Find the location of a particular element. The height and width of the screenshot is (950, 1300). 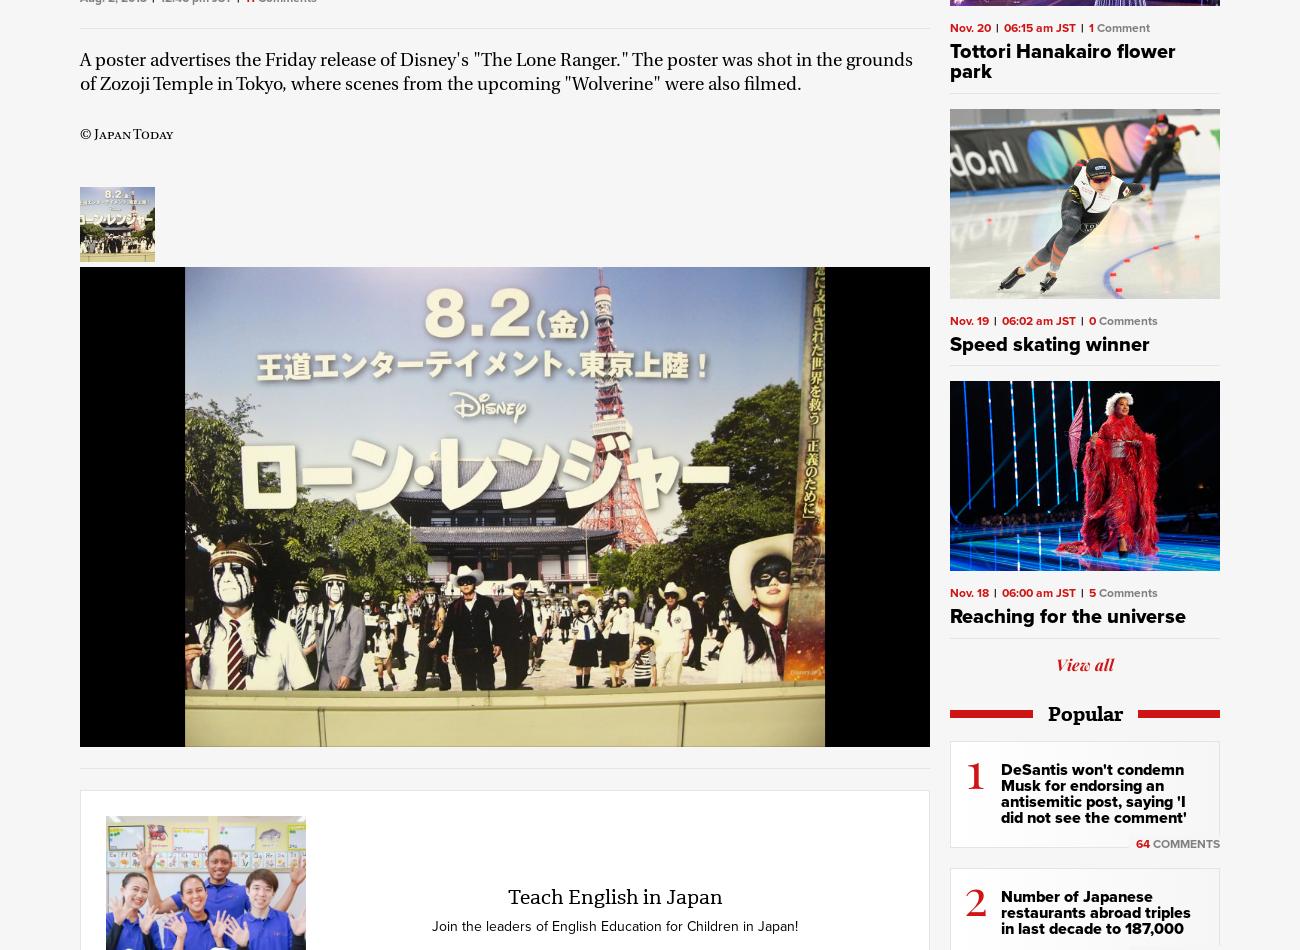

'Nov. 20' is located at coordinates (950, 28).